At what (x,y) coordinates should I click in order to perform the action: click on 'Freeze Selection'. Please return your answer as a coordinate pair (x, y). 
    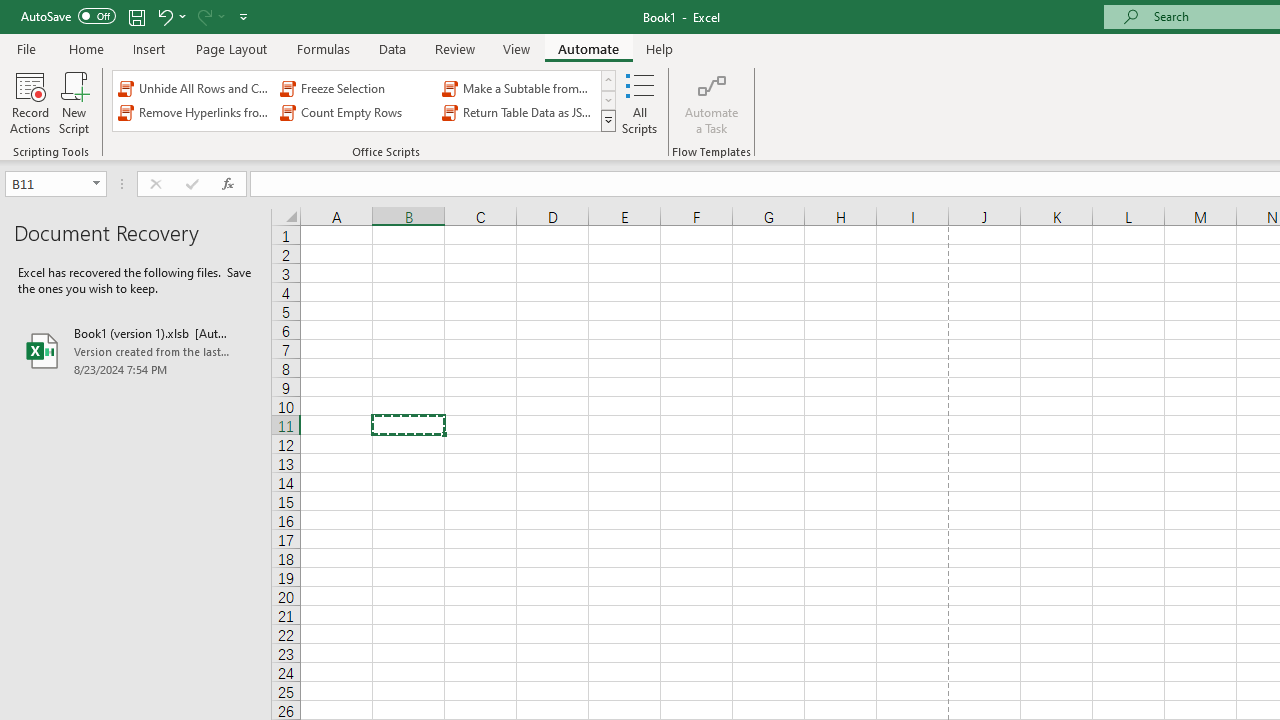
    Looking at the image, I should click on (357, 87).